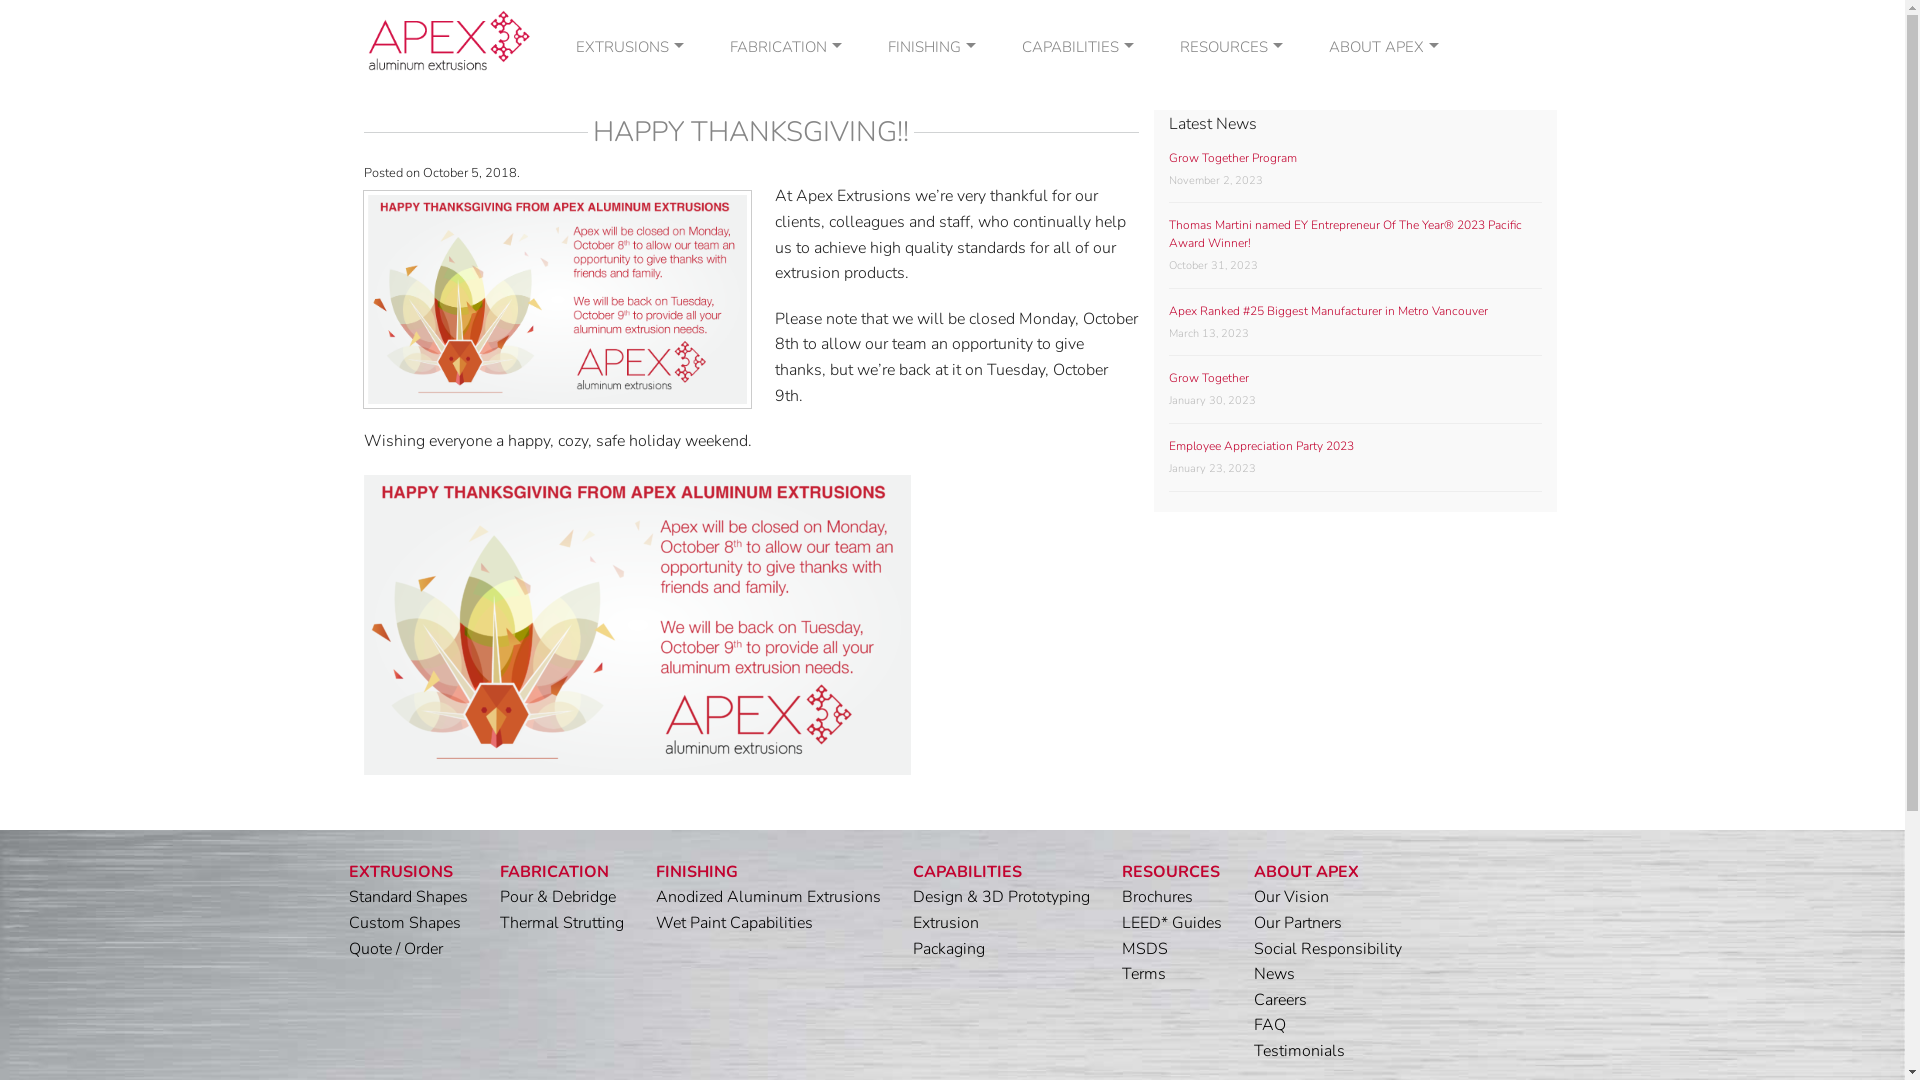 Image resolution: width=1920 pixels, height=1080 pixels. I want to click on 'Terms', so click(1143, 973).